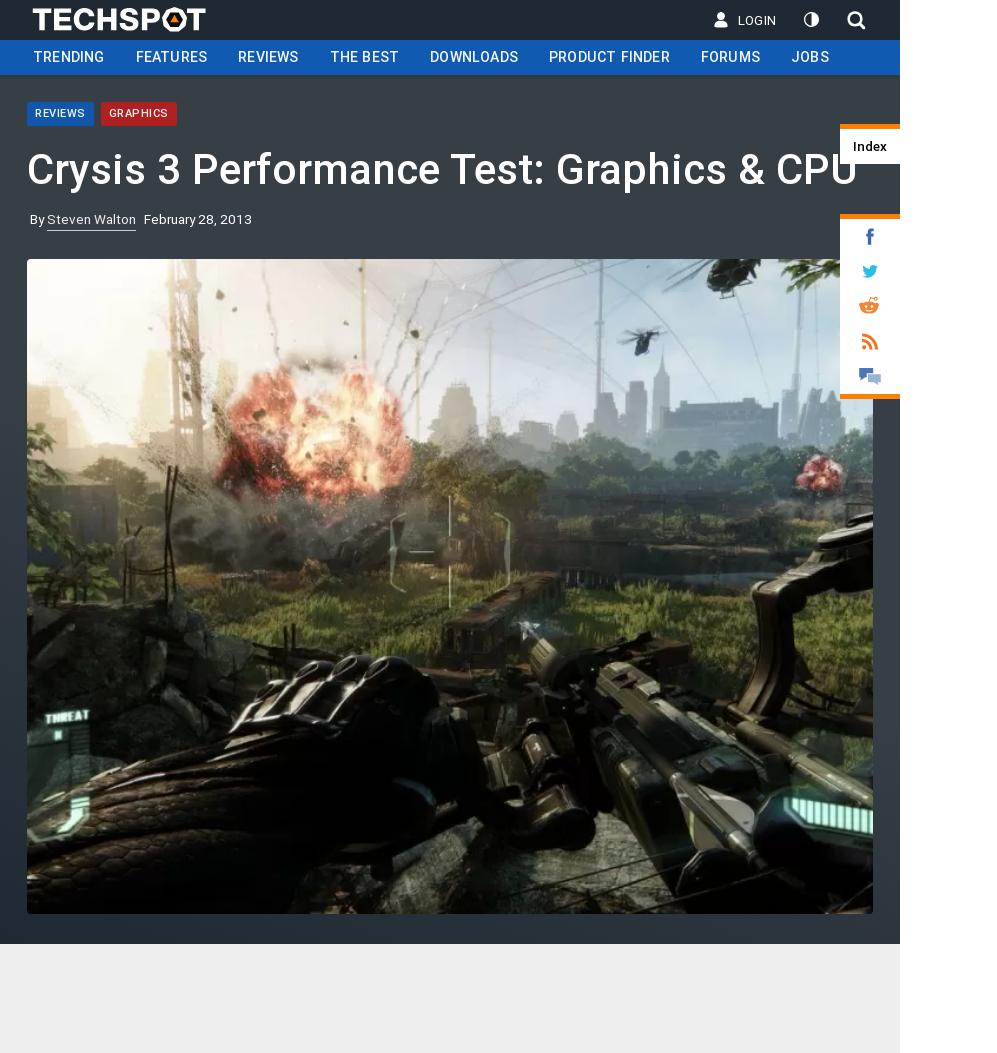 The image size is (997, 1053). Describe the element at coordinates (169, 55) in the screenshot. I see `'Features'` at that location.